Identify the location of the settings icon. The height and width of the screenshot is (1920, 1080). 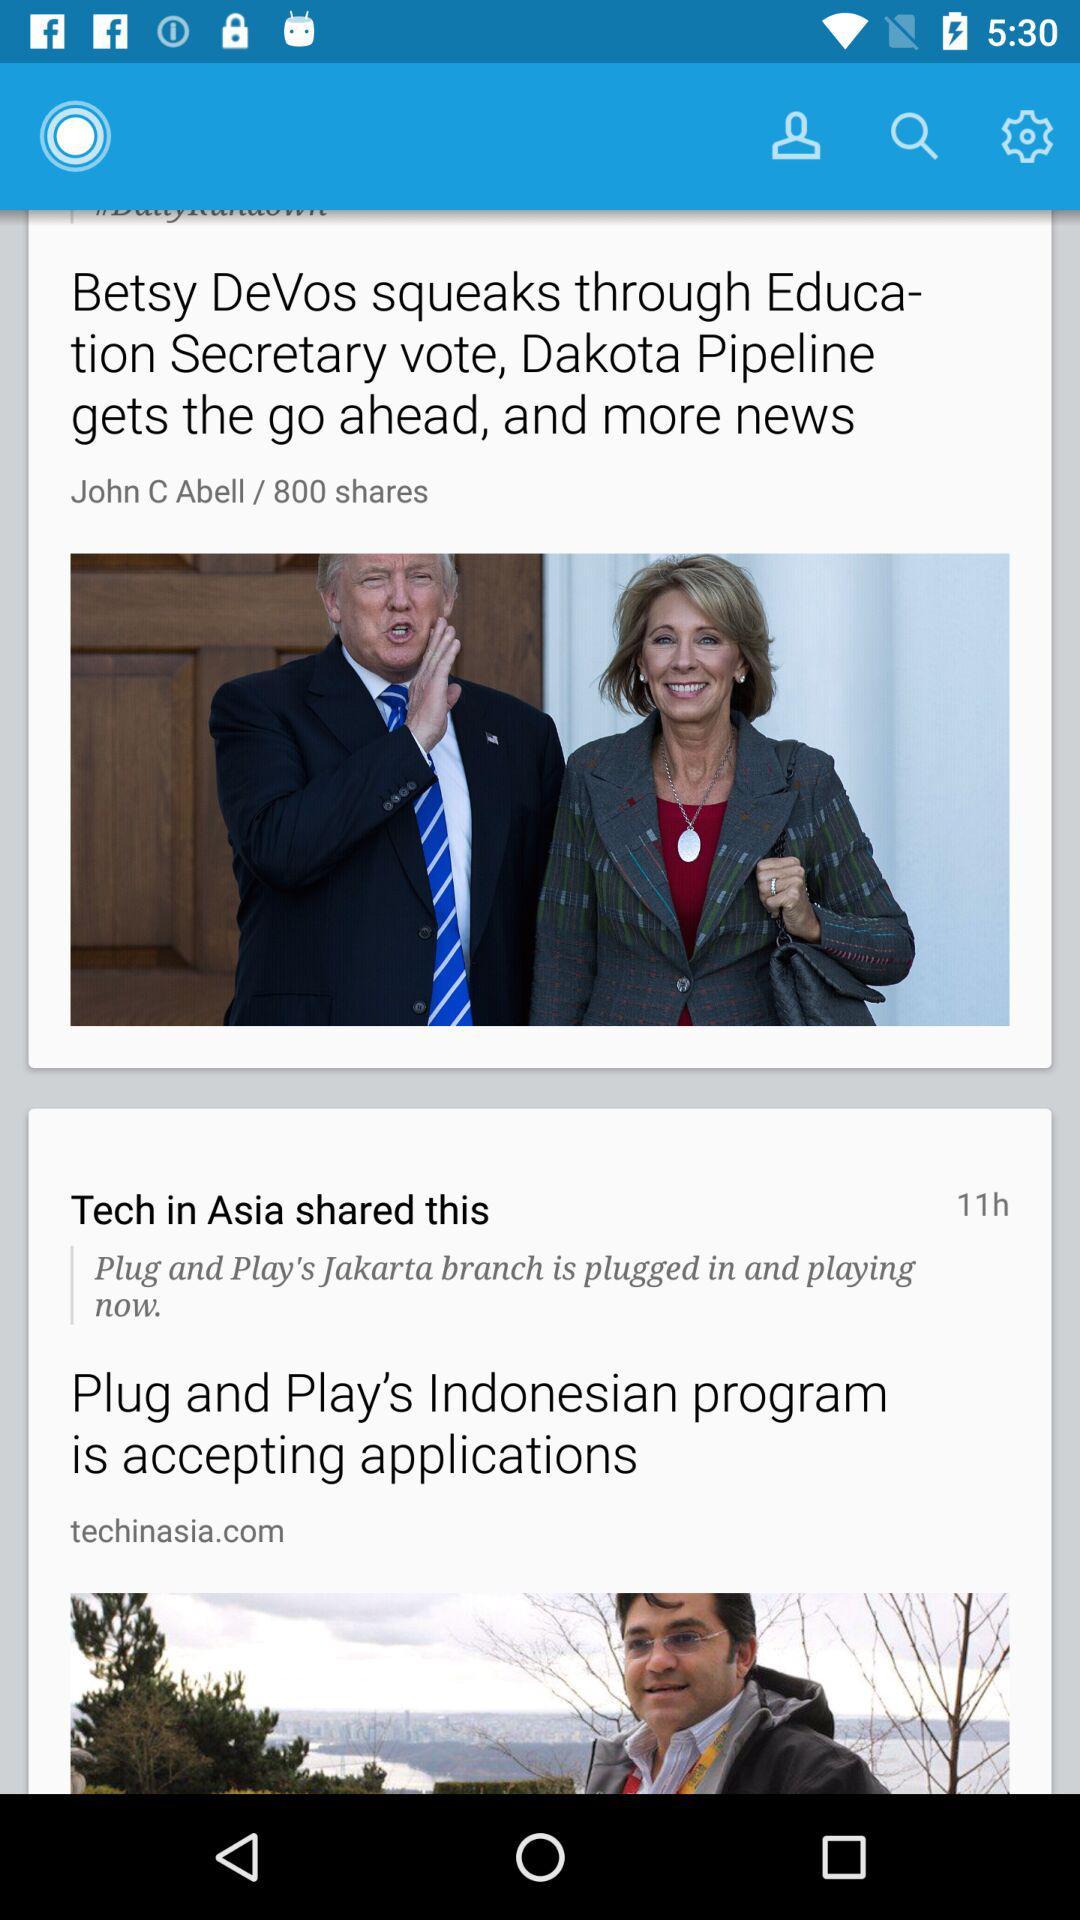
(1024, 135).